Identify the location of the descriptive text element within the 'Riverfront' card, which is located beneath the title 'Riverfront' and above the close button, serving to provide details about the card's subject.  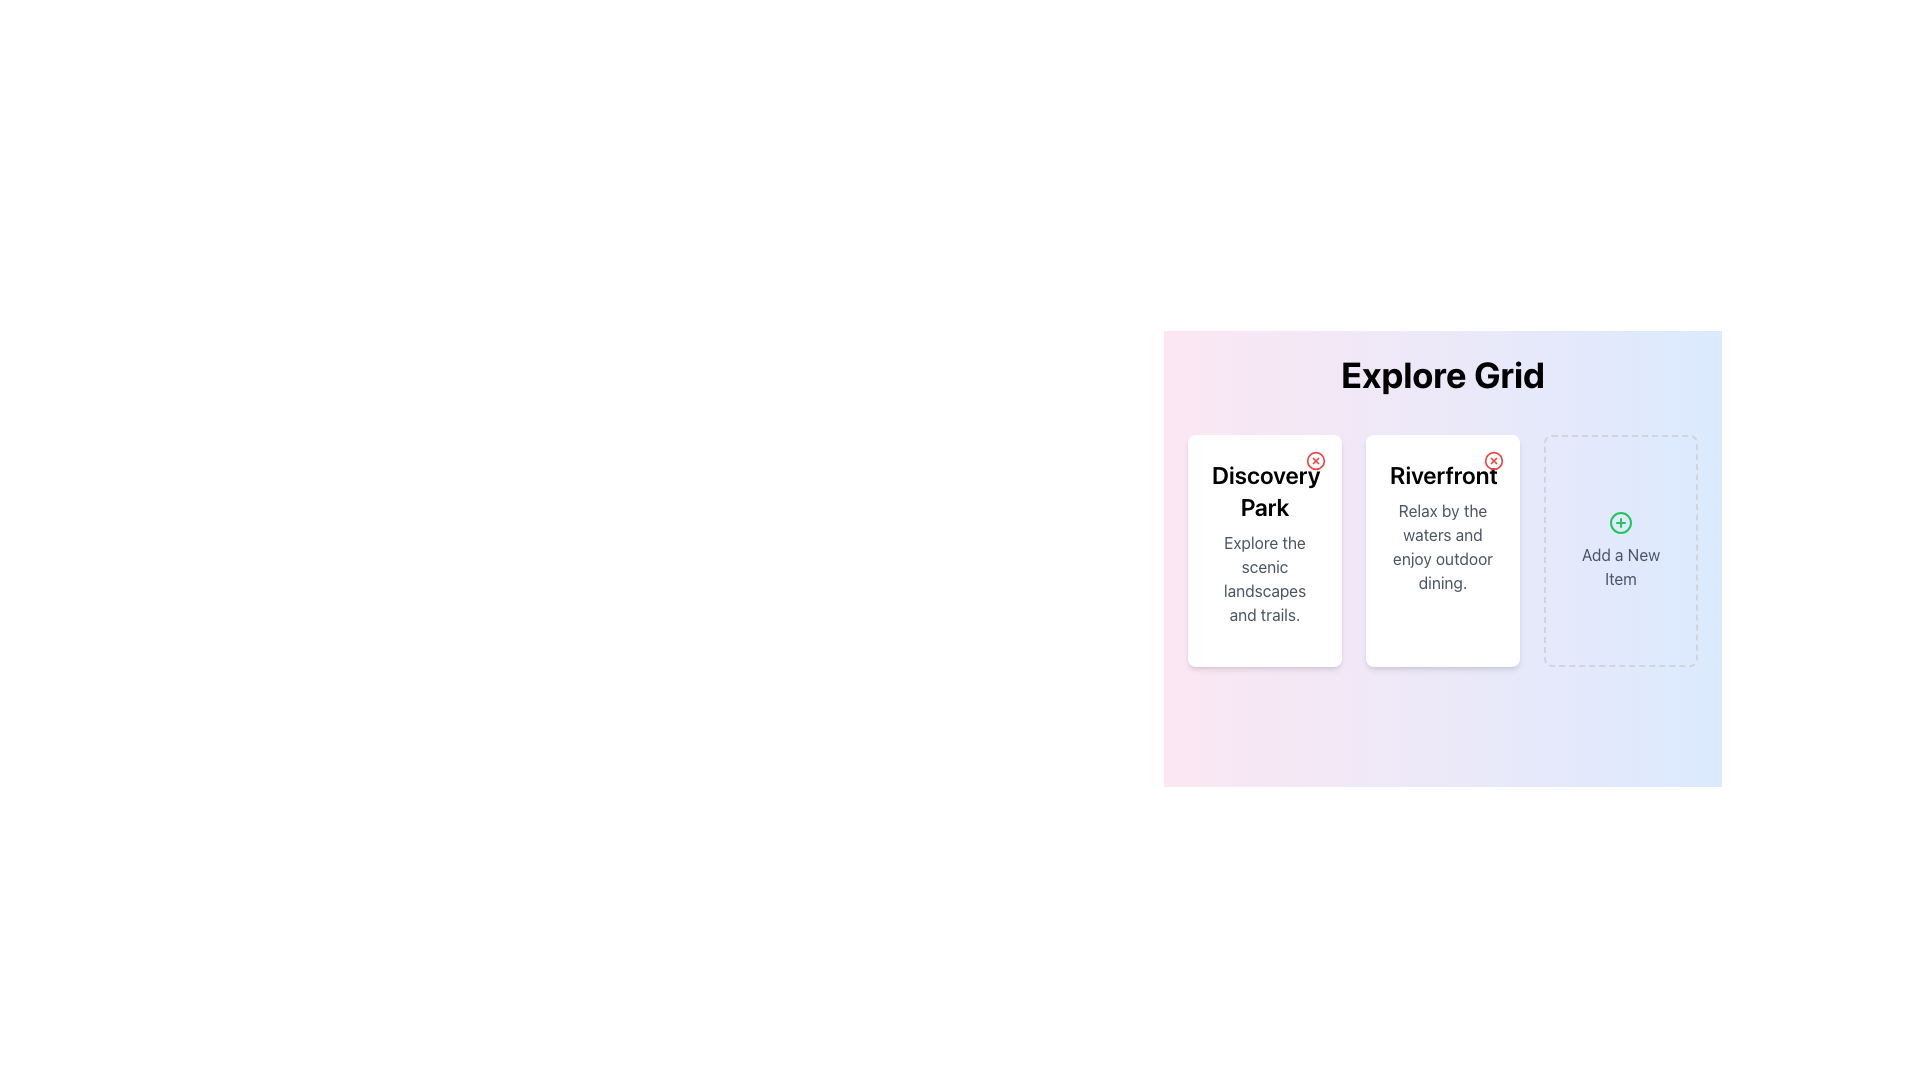
(1443, 547).